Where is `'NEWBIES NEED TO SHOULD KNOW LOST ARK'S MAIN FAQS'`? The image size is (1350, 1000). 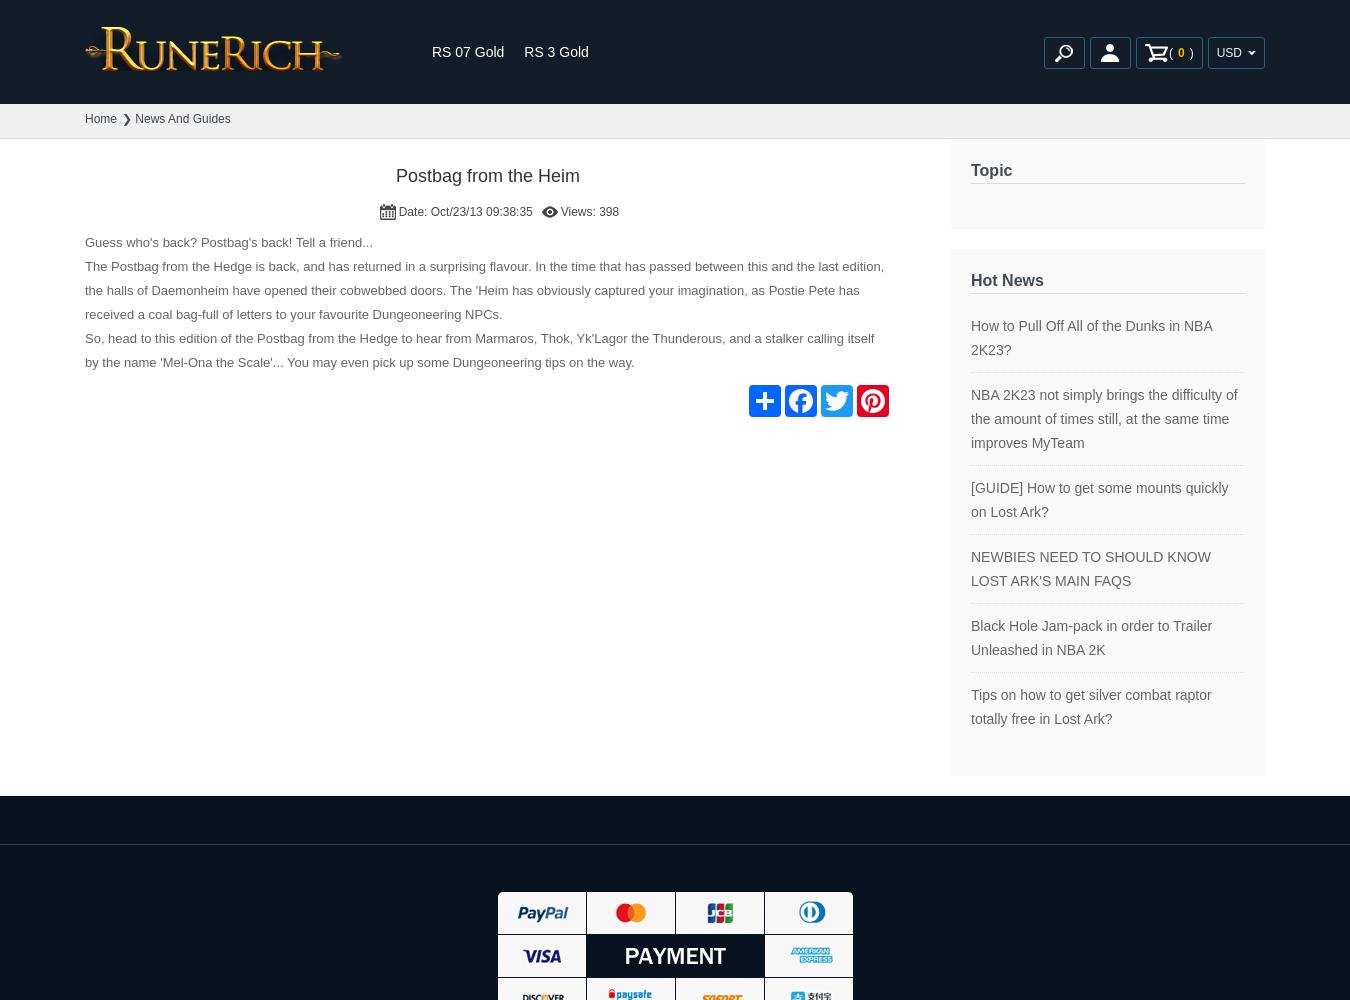
'NEWBIES NEED TO SHOULD KNOW LOST ARK'S MAIN FAQS' is located at coordinates (970, 568).